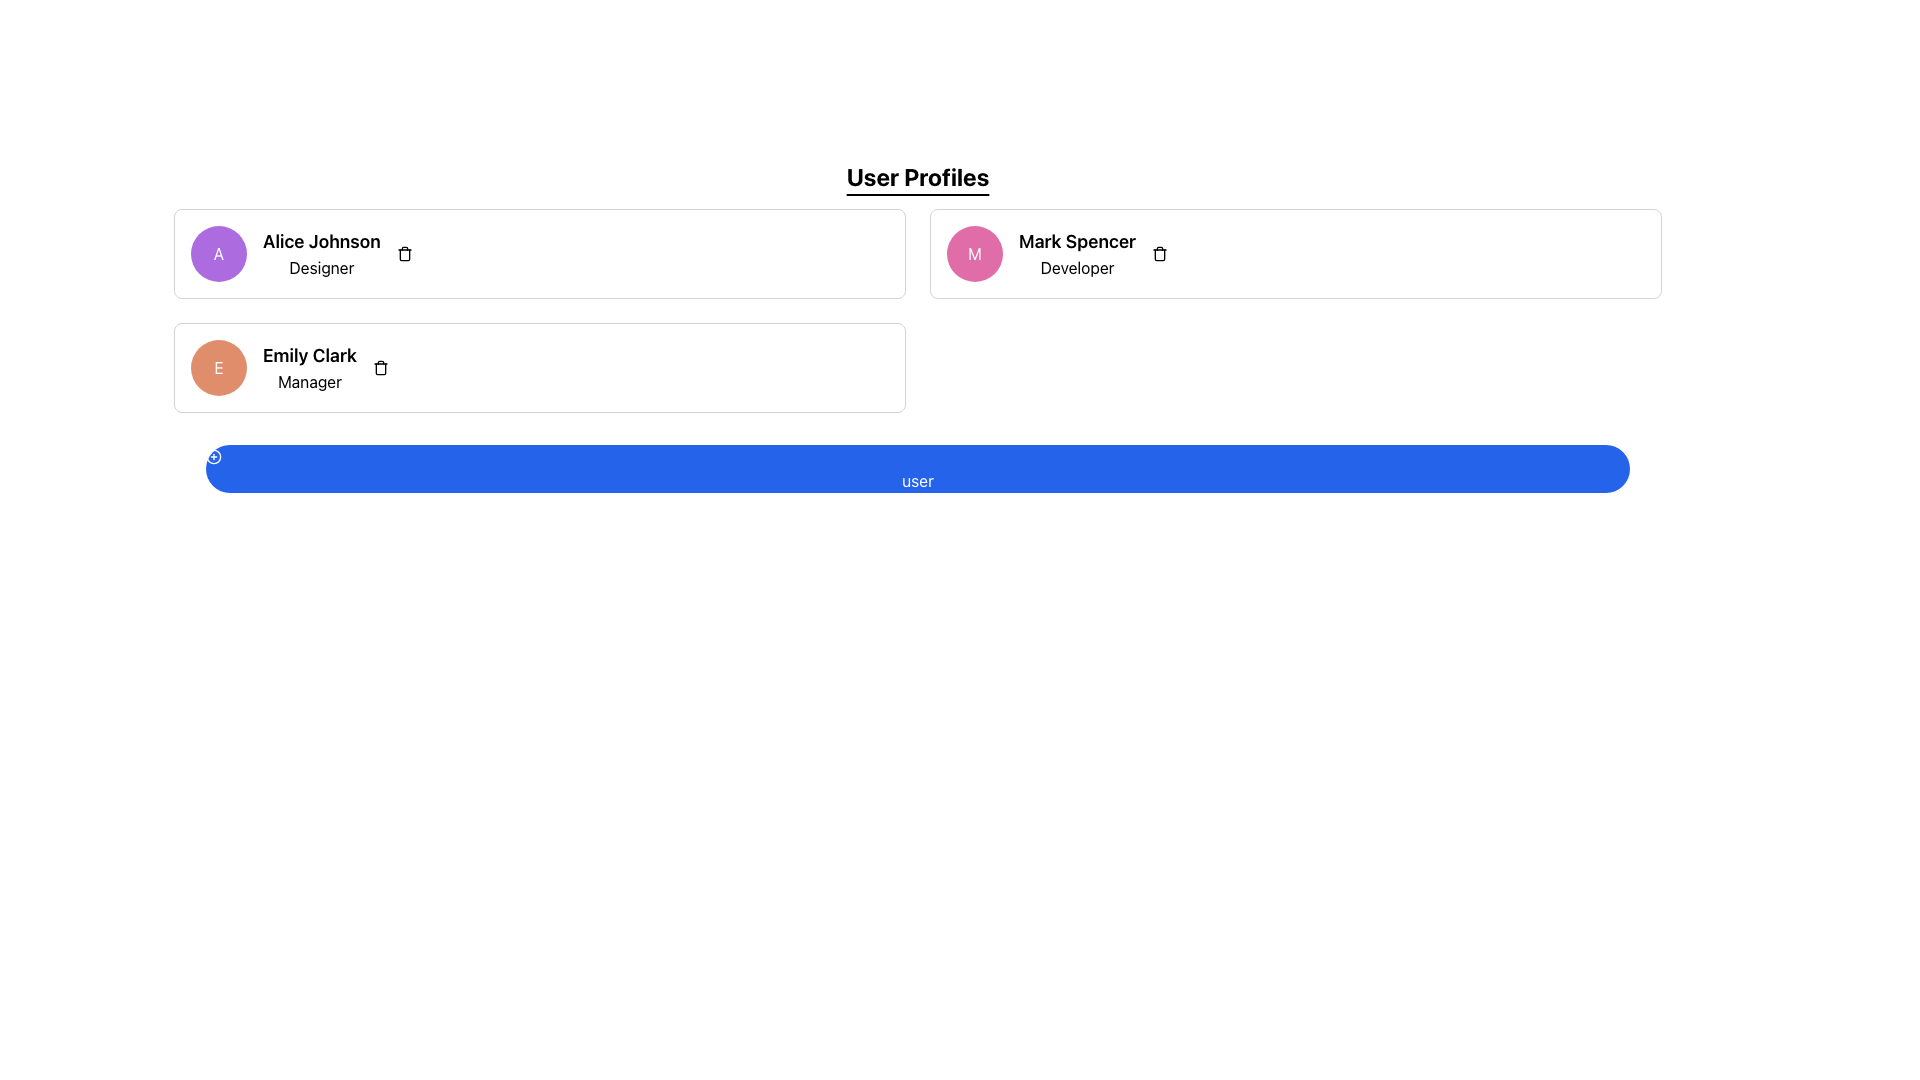 The image size is (1920, 1080). Describe the element at coordinates (1160, 253) in the screenshot. I see `the trash can icon button located in the top-right corner of the card layout for 'Mark Spencer'` at that location.